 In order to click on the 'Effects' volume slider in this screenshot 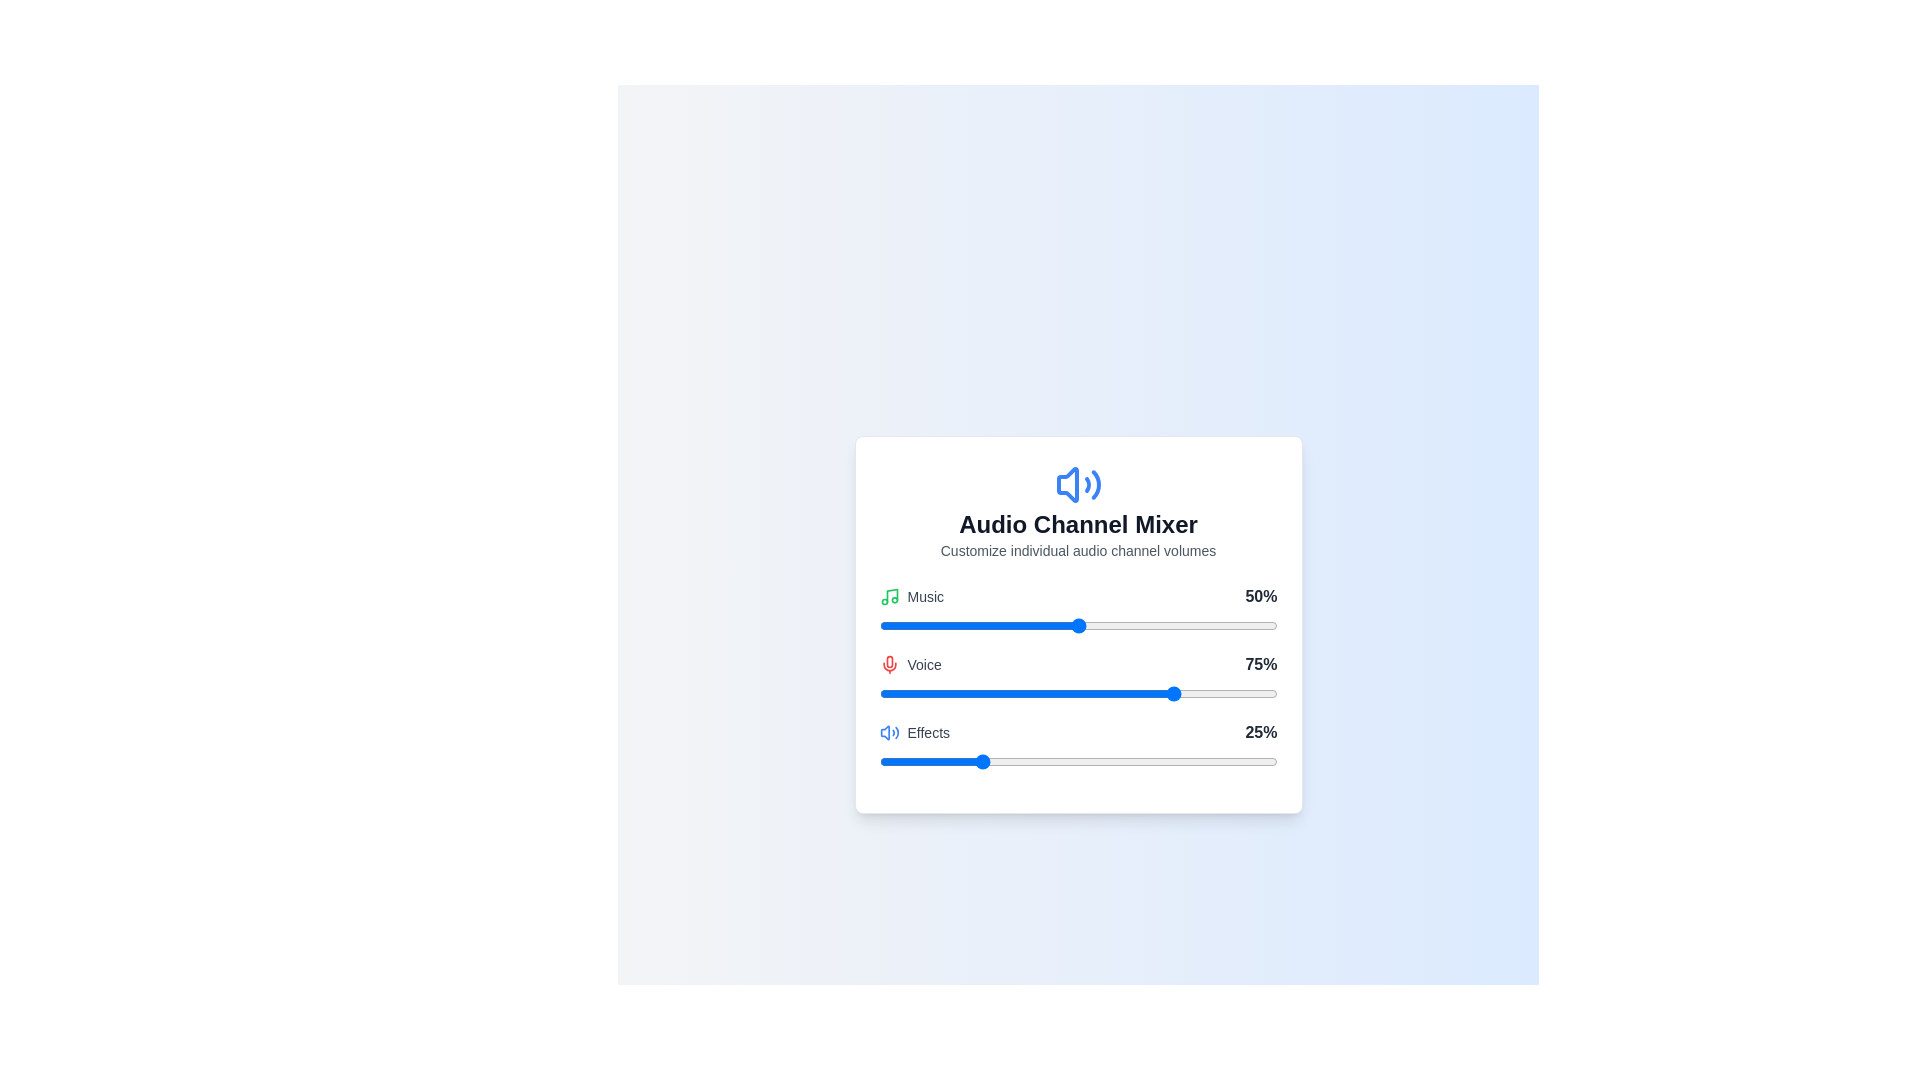, I will do `click(1240, 762)`.